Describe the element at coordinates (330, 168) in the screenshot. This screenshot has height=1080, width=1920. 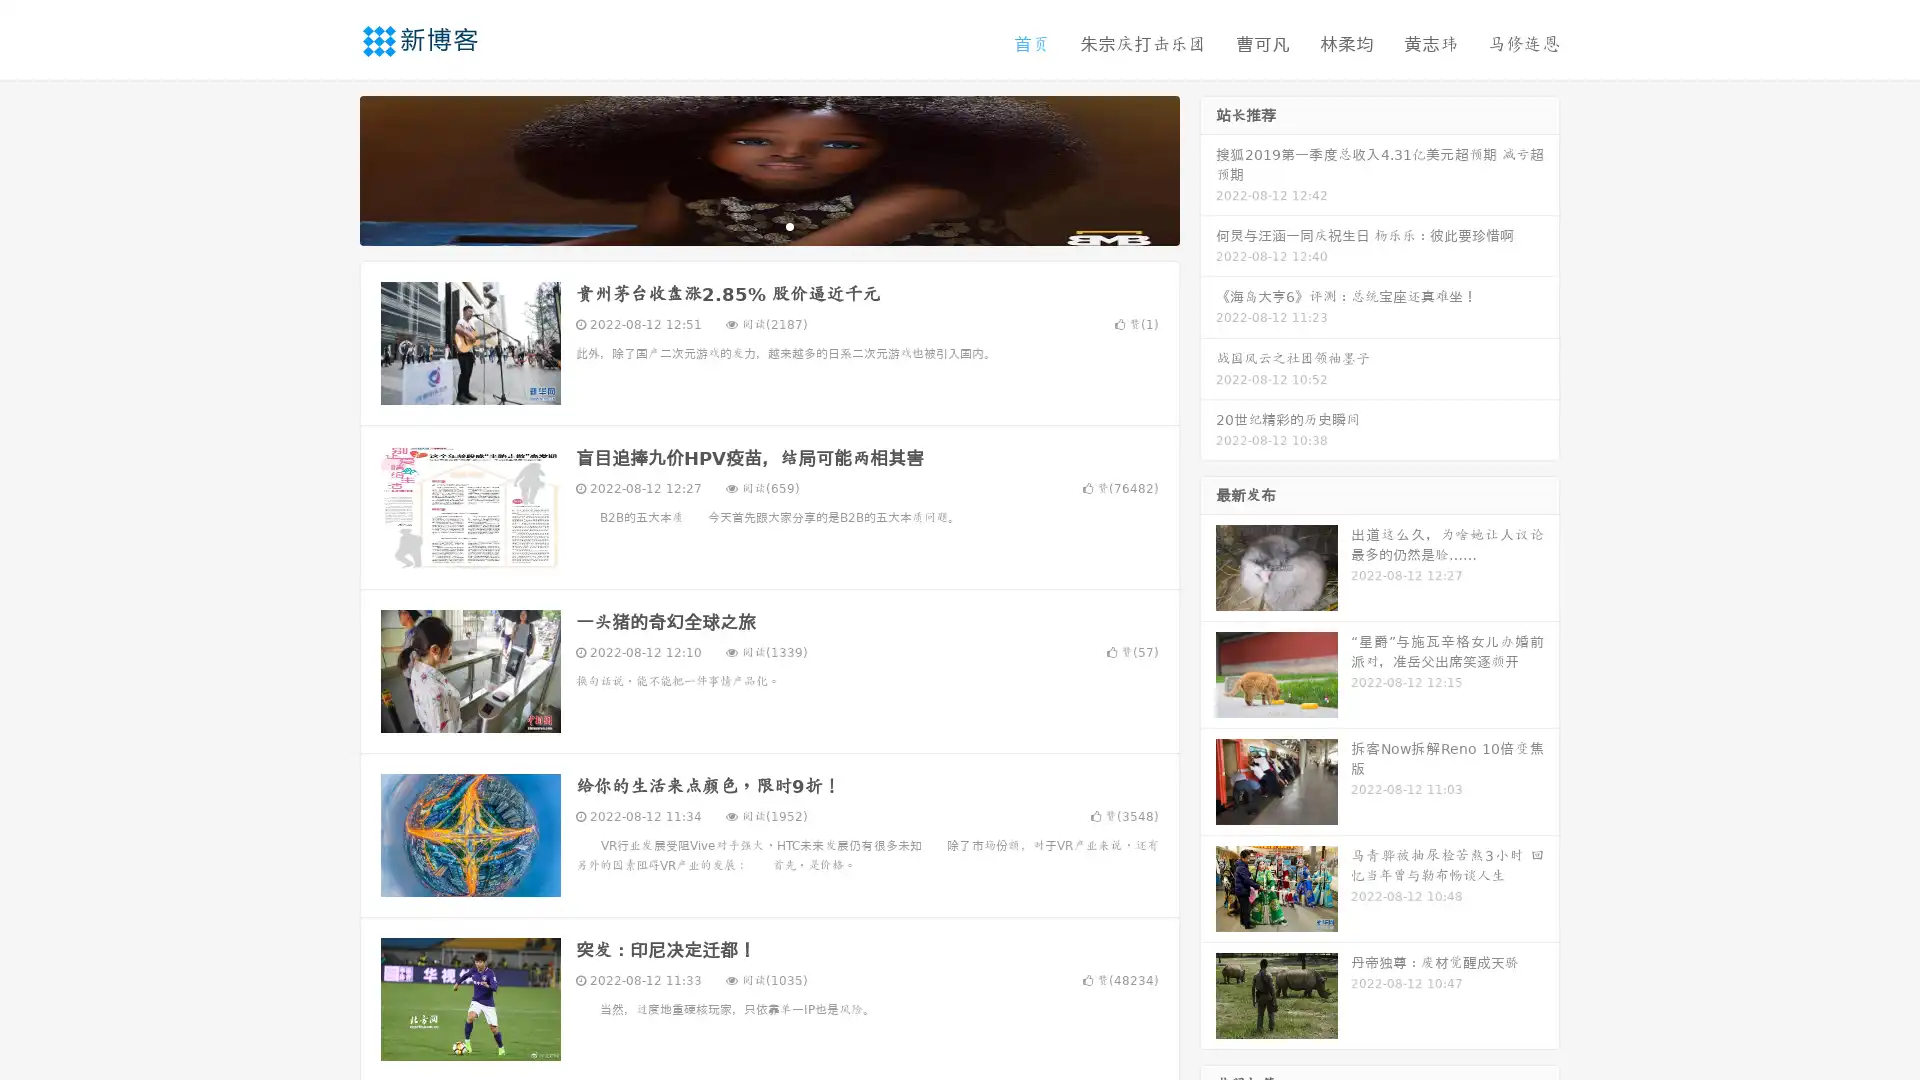
I see `Previous slide` at that location.